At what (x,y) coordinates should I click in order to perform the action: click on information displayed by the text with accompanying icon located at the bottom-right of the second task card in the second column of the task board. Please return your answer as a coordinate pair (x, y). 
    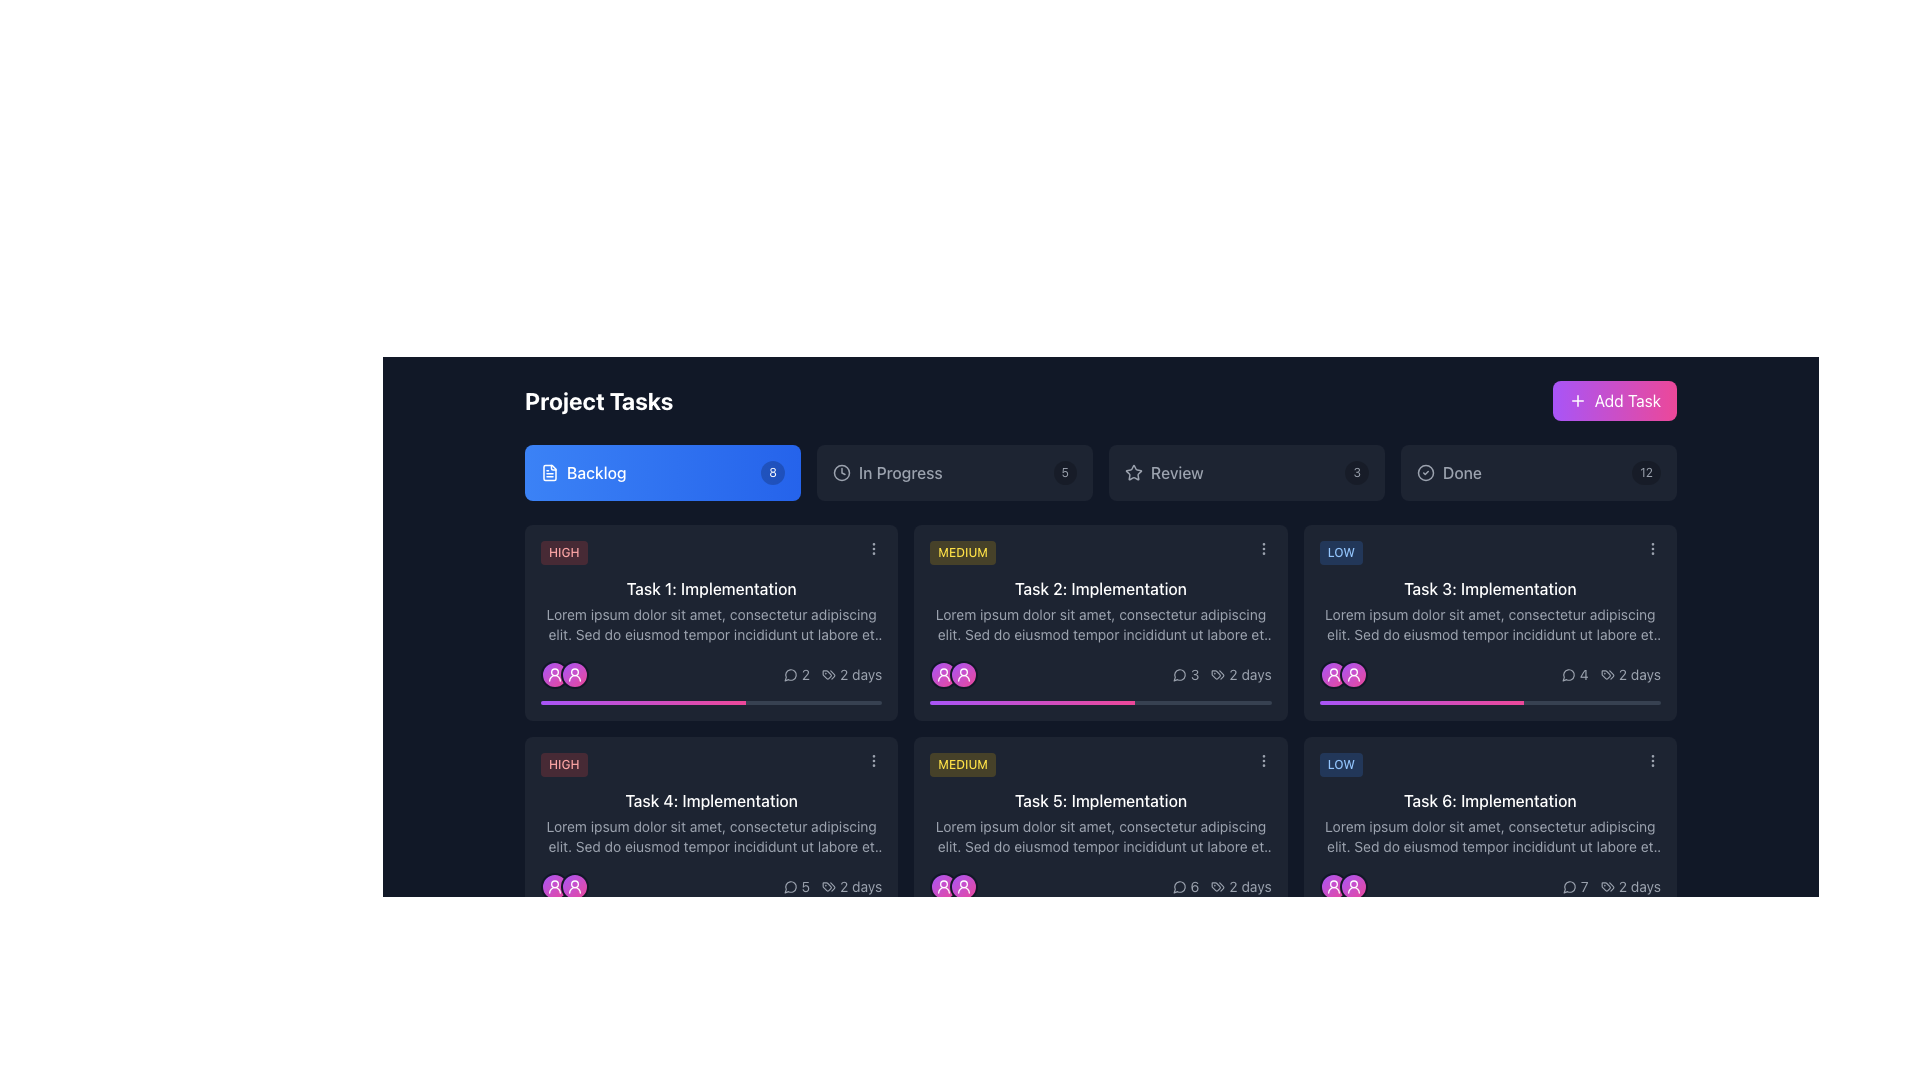
    Looking at the image, I should click on (1240, 675).